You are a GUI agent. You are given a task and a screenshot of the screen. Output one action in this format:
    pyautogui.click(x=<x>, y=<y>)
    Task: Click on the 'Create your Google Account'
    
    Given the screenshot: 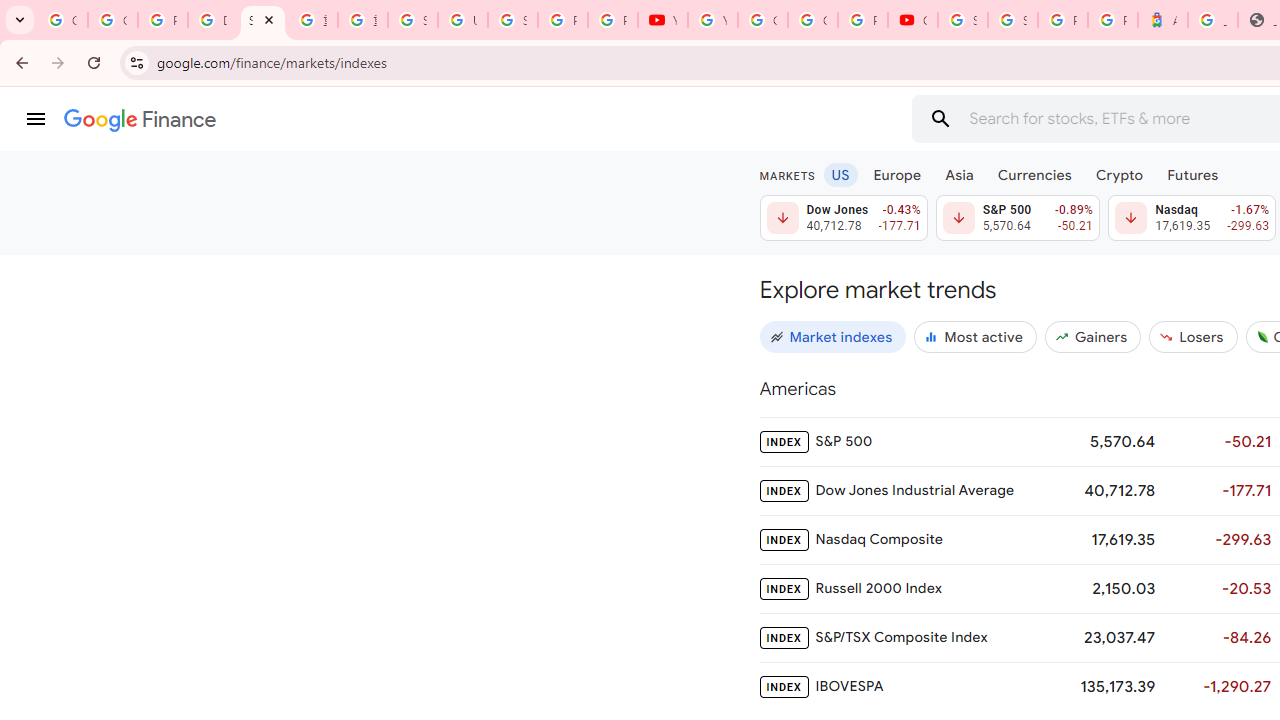 What is the action you would take?
    pyautogui.click(x=813, y=20)
    